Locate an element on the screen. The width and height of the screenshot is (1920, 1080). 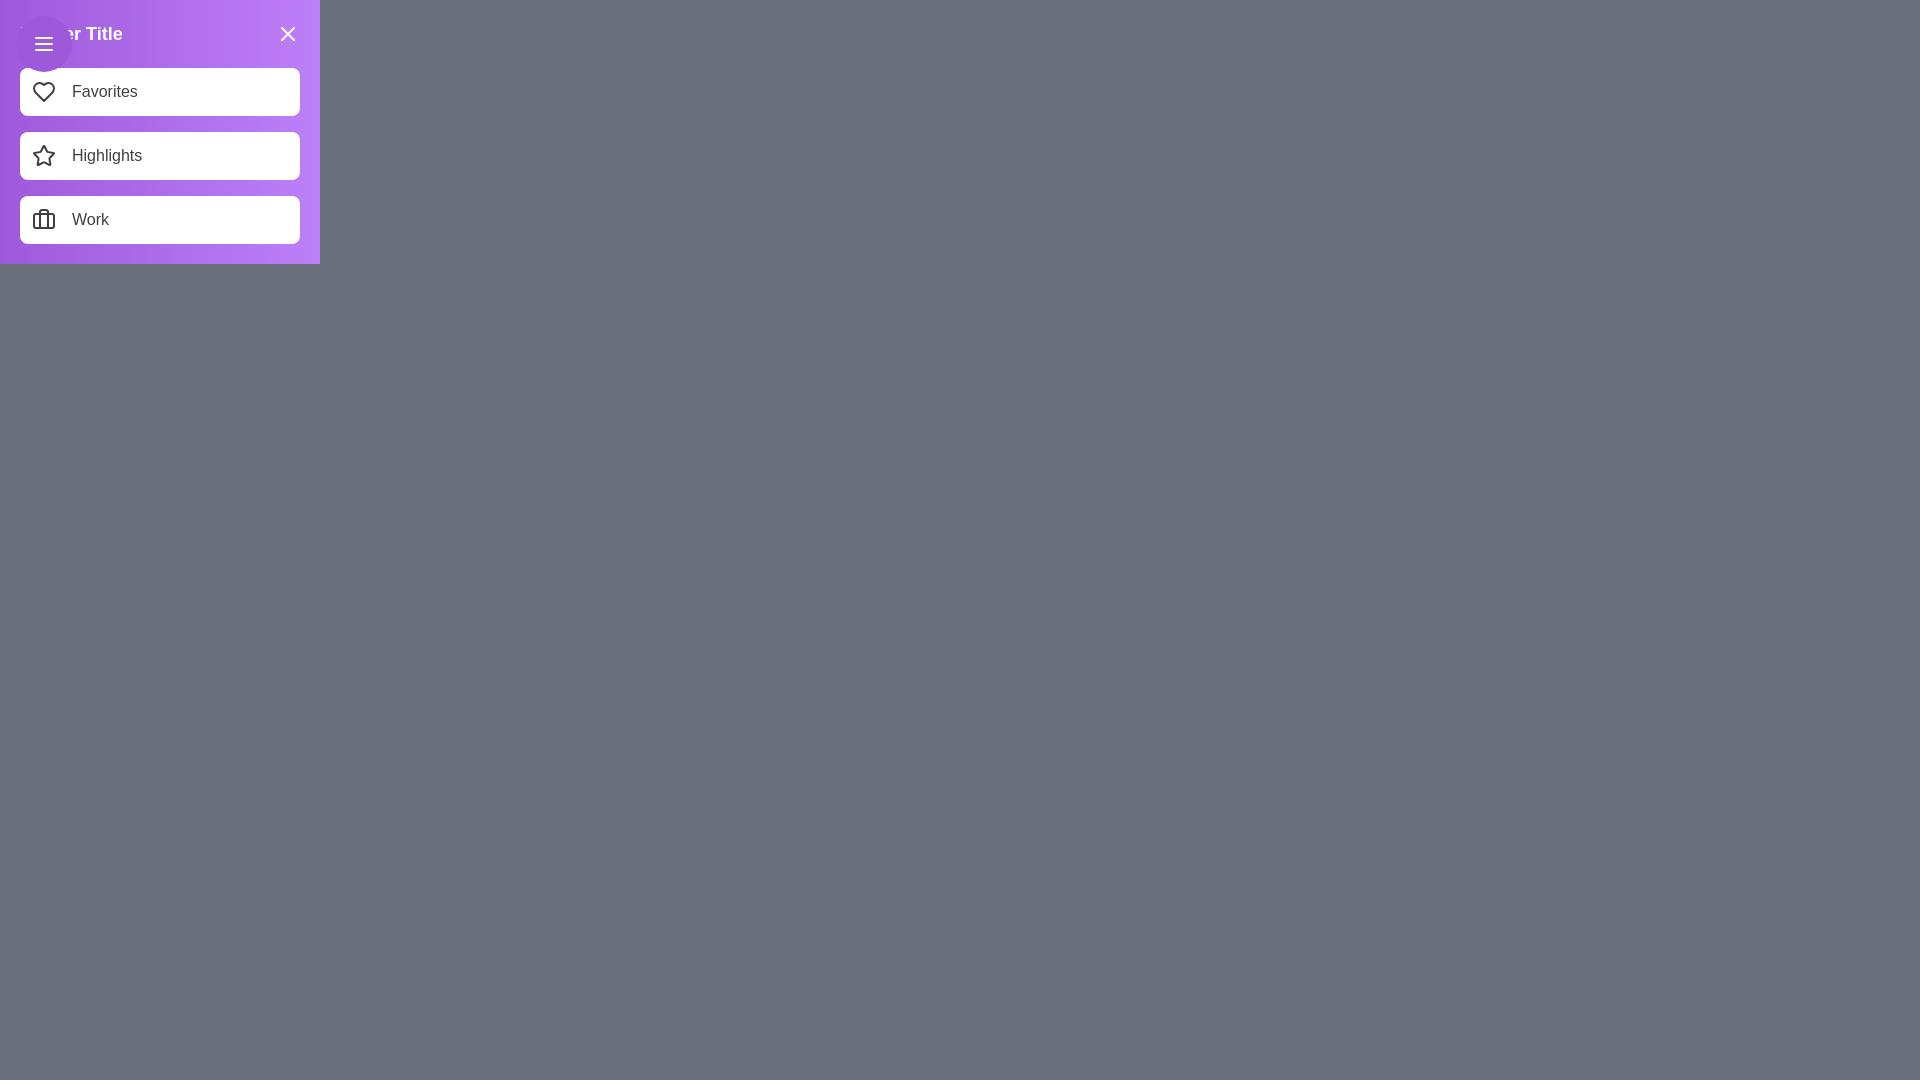
the star-shaped icon located in the Highlights menu, which is the second icon in the vertical stack under 'Favorites' and above 'Work' is located at coordinates (43, 154).